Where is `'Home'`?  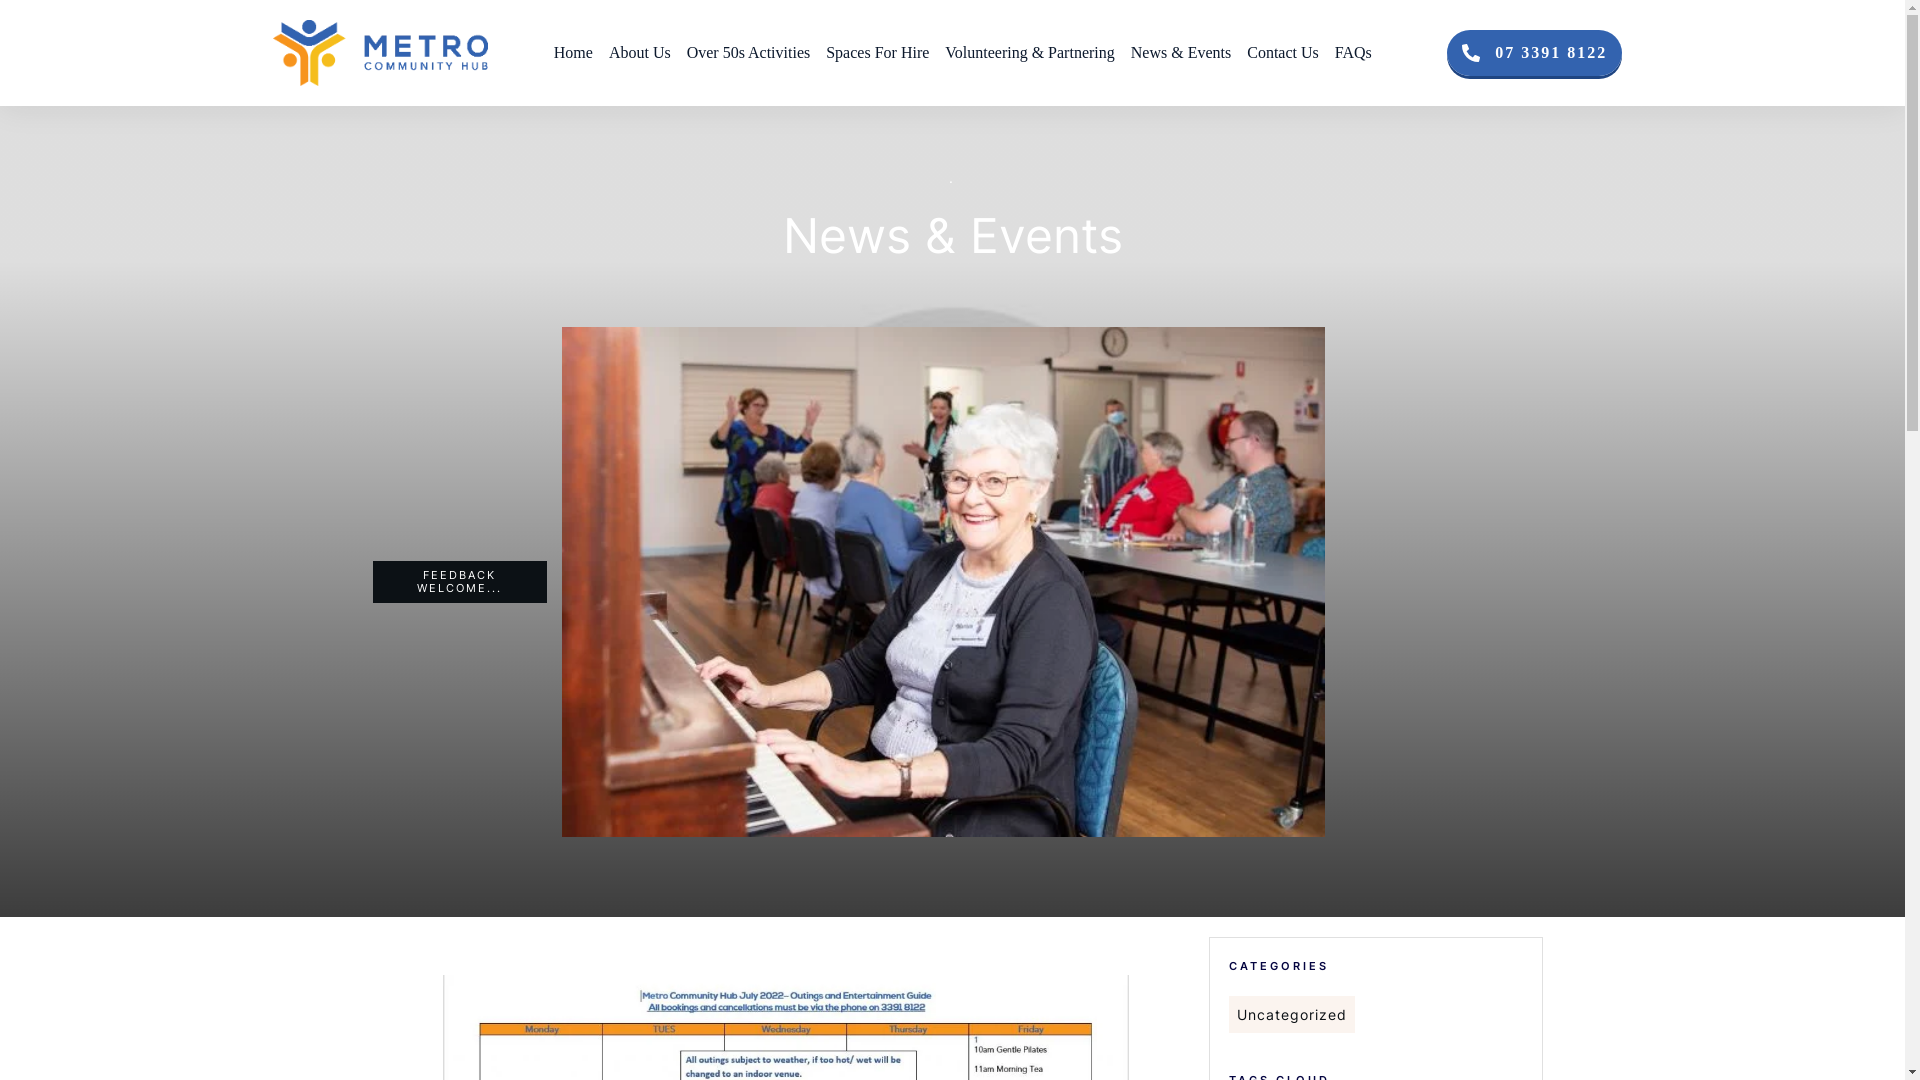 'Home' is located at coordinates (553, 52).